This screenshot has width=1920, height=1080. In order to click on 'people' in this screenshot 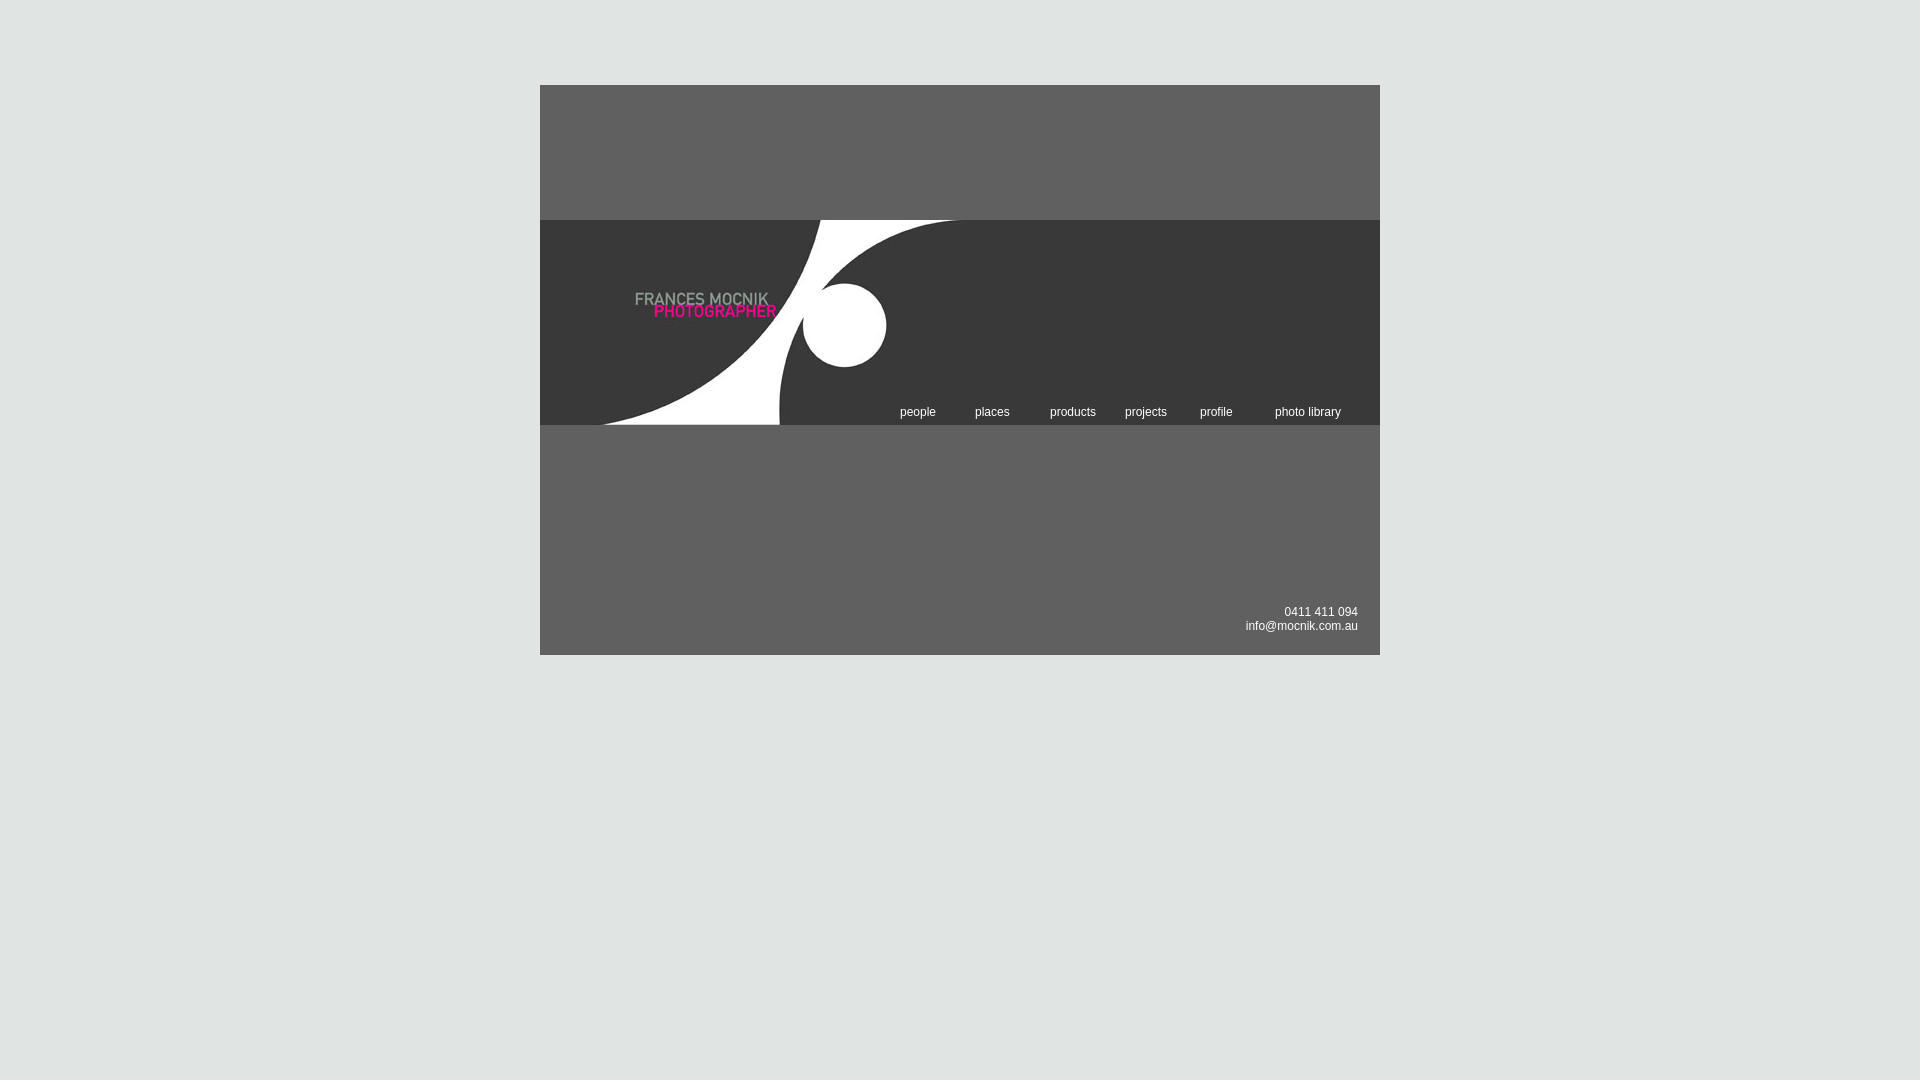, I will do `click(936, 411)`.